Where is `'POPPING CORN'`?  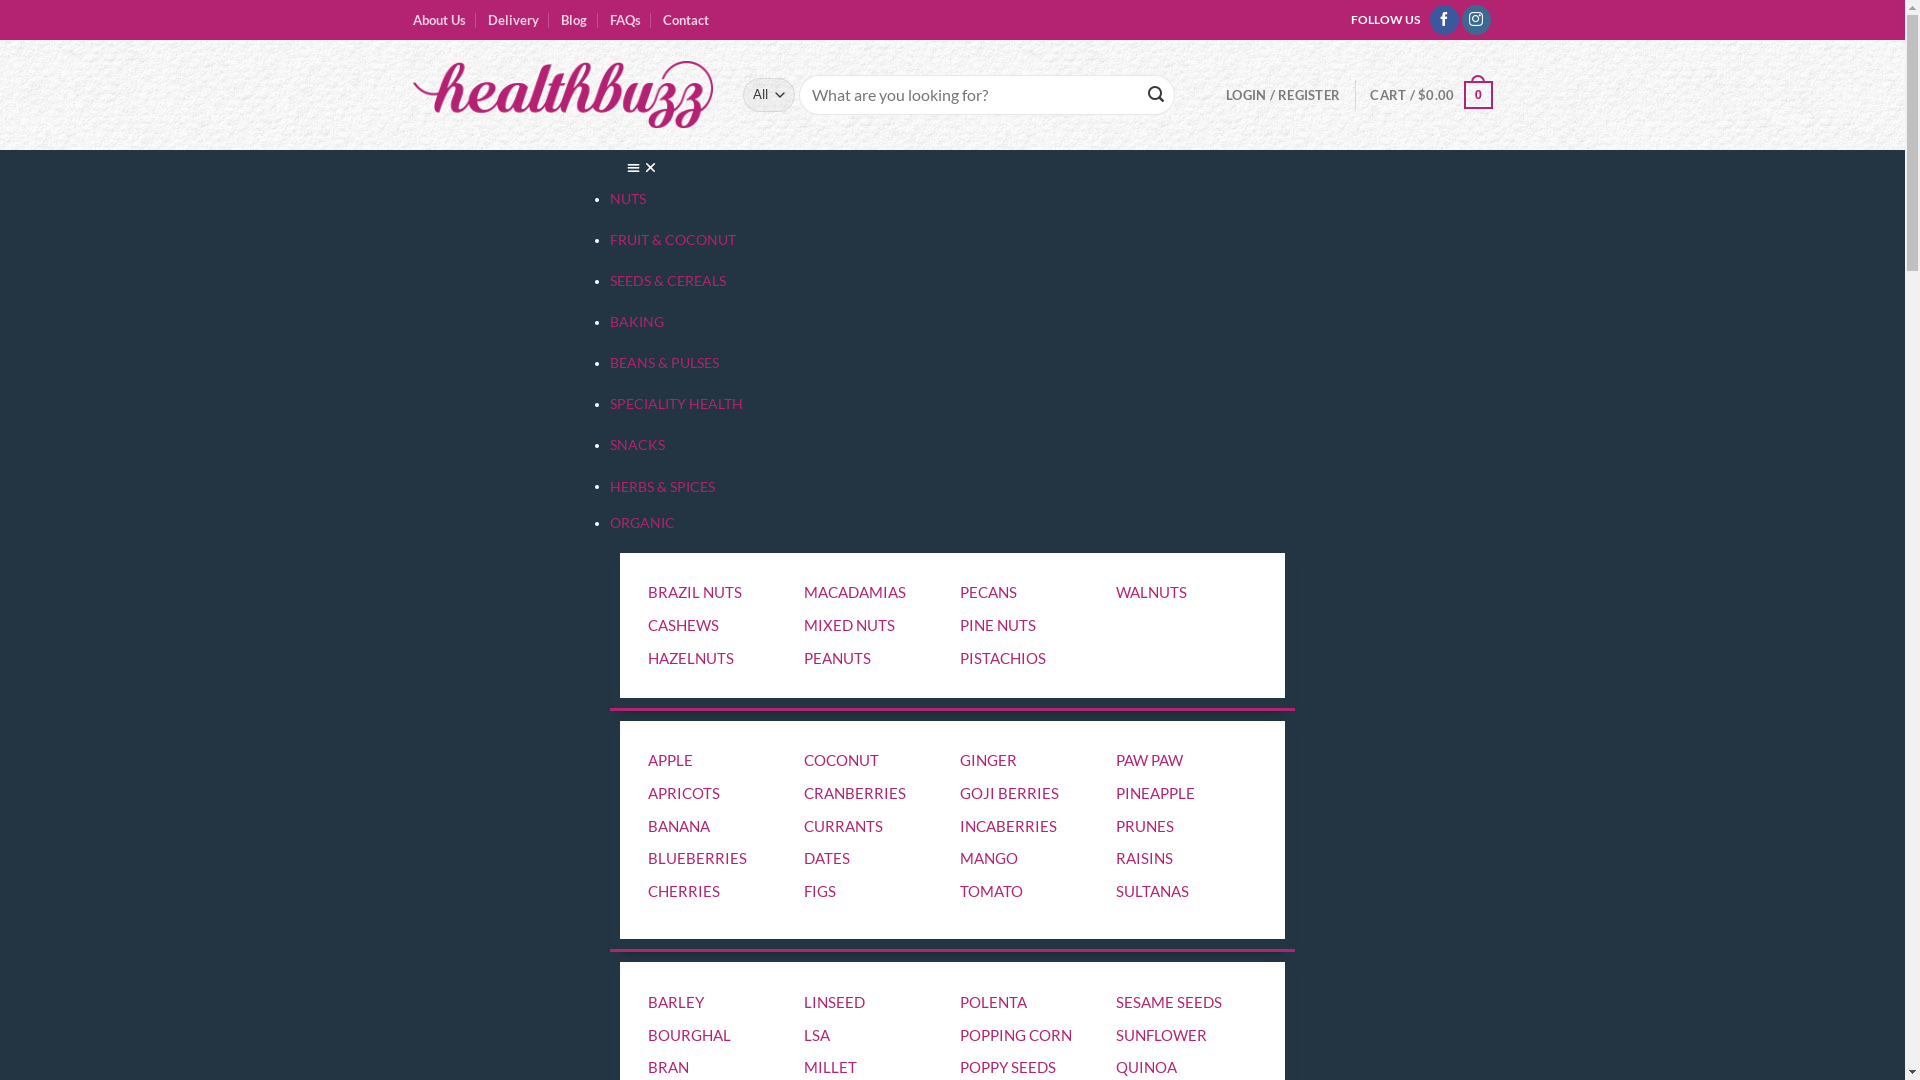
'POPPING CORN' is located at coordinates (1016, 1034).